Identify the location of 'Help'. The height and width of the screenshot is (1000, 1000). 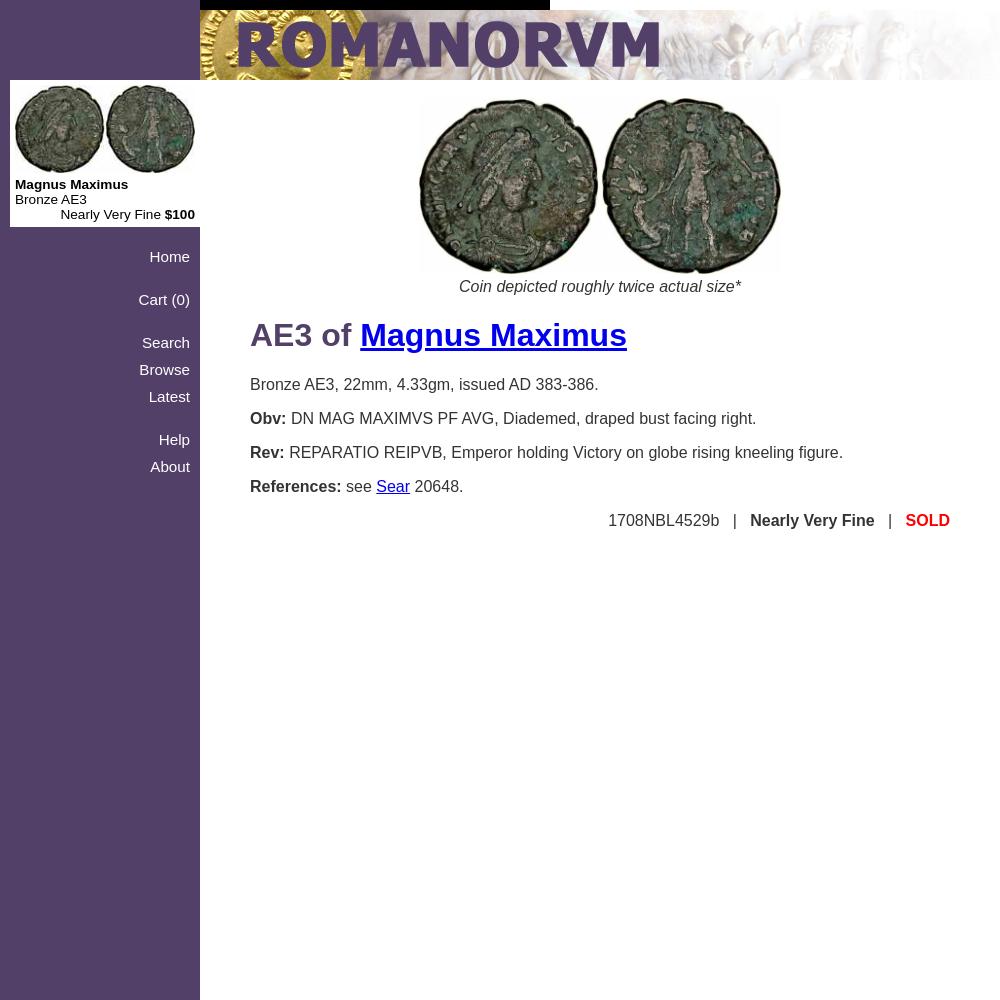
(158, 438).